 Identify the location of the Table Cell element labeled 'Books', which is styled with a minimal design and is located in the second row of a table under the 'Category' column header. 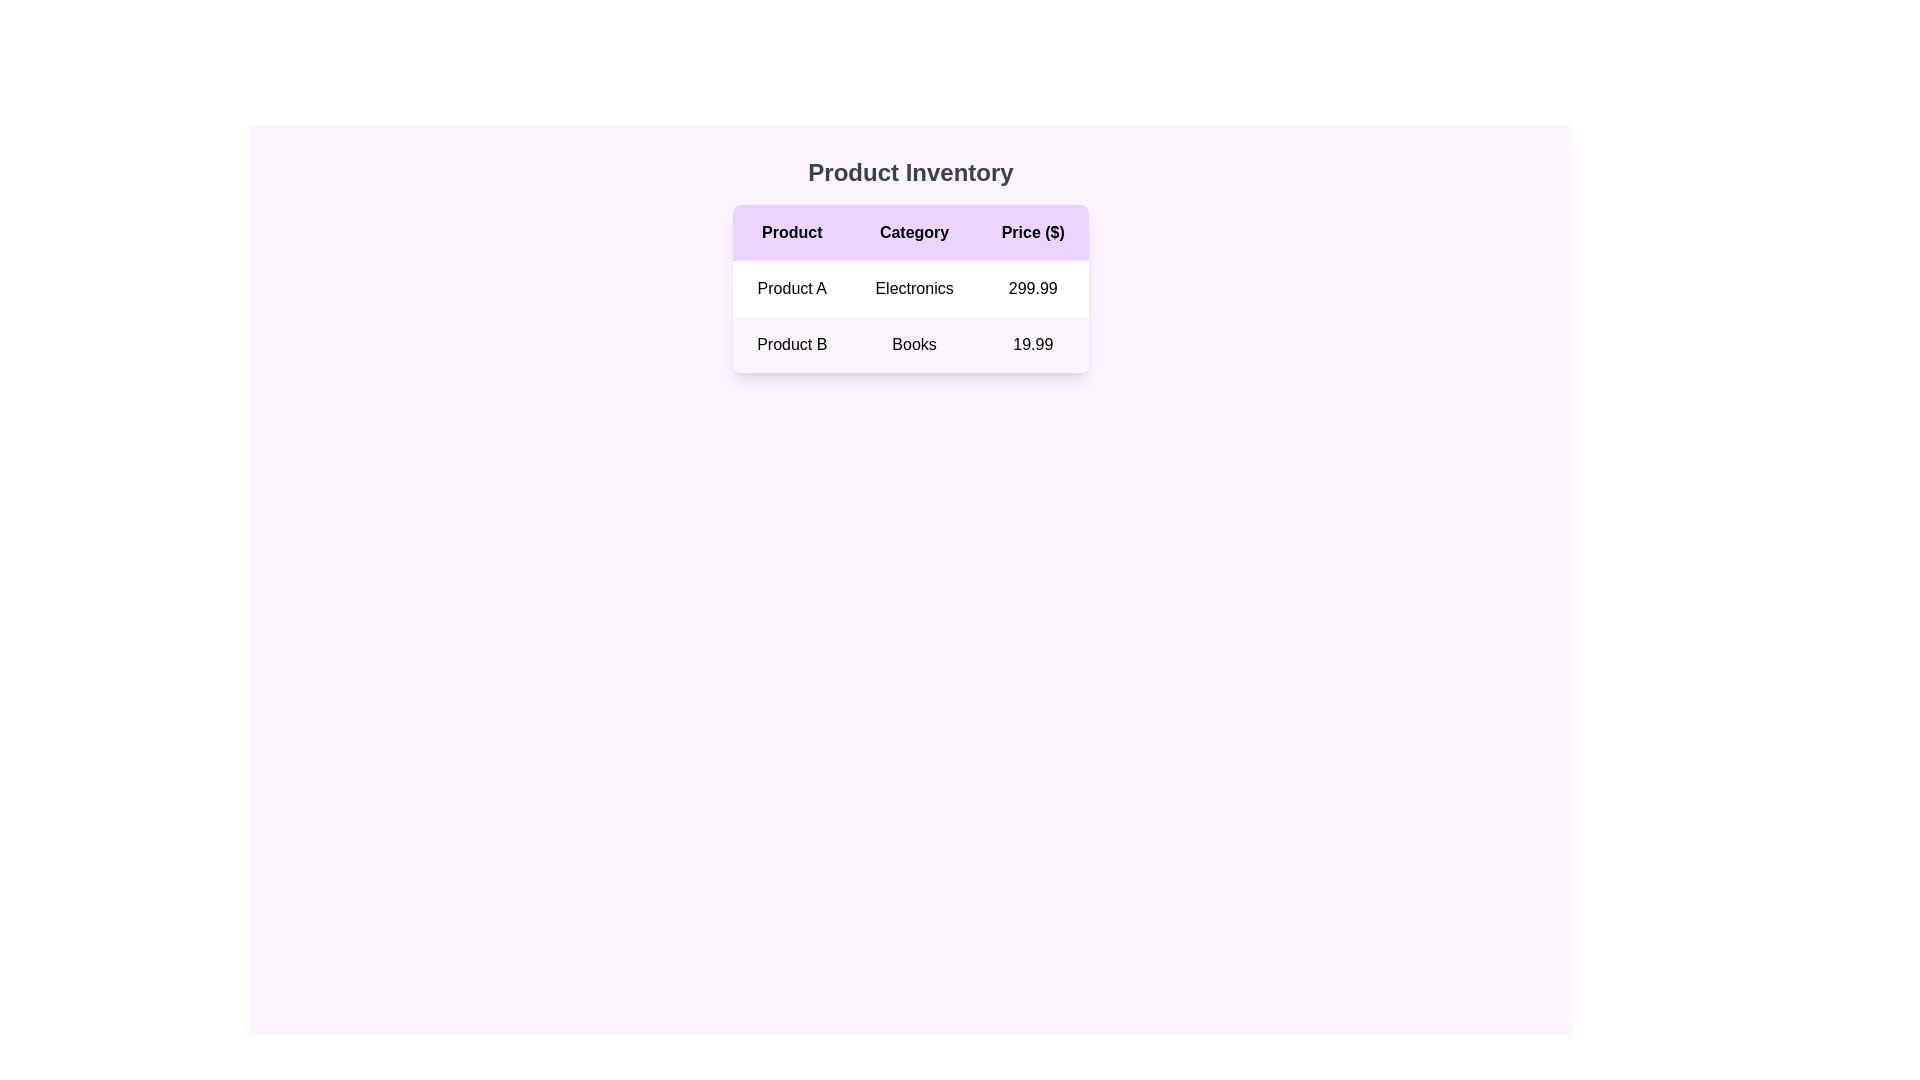
(913, 343).